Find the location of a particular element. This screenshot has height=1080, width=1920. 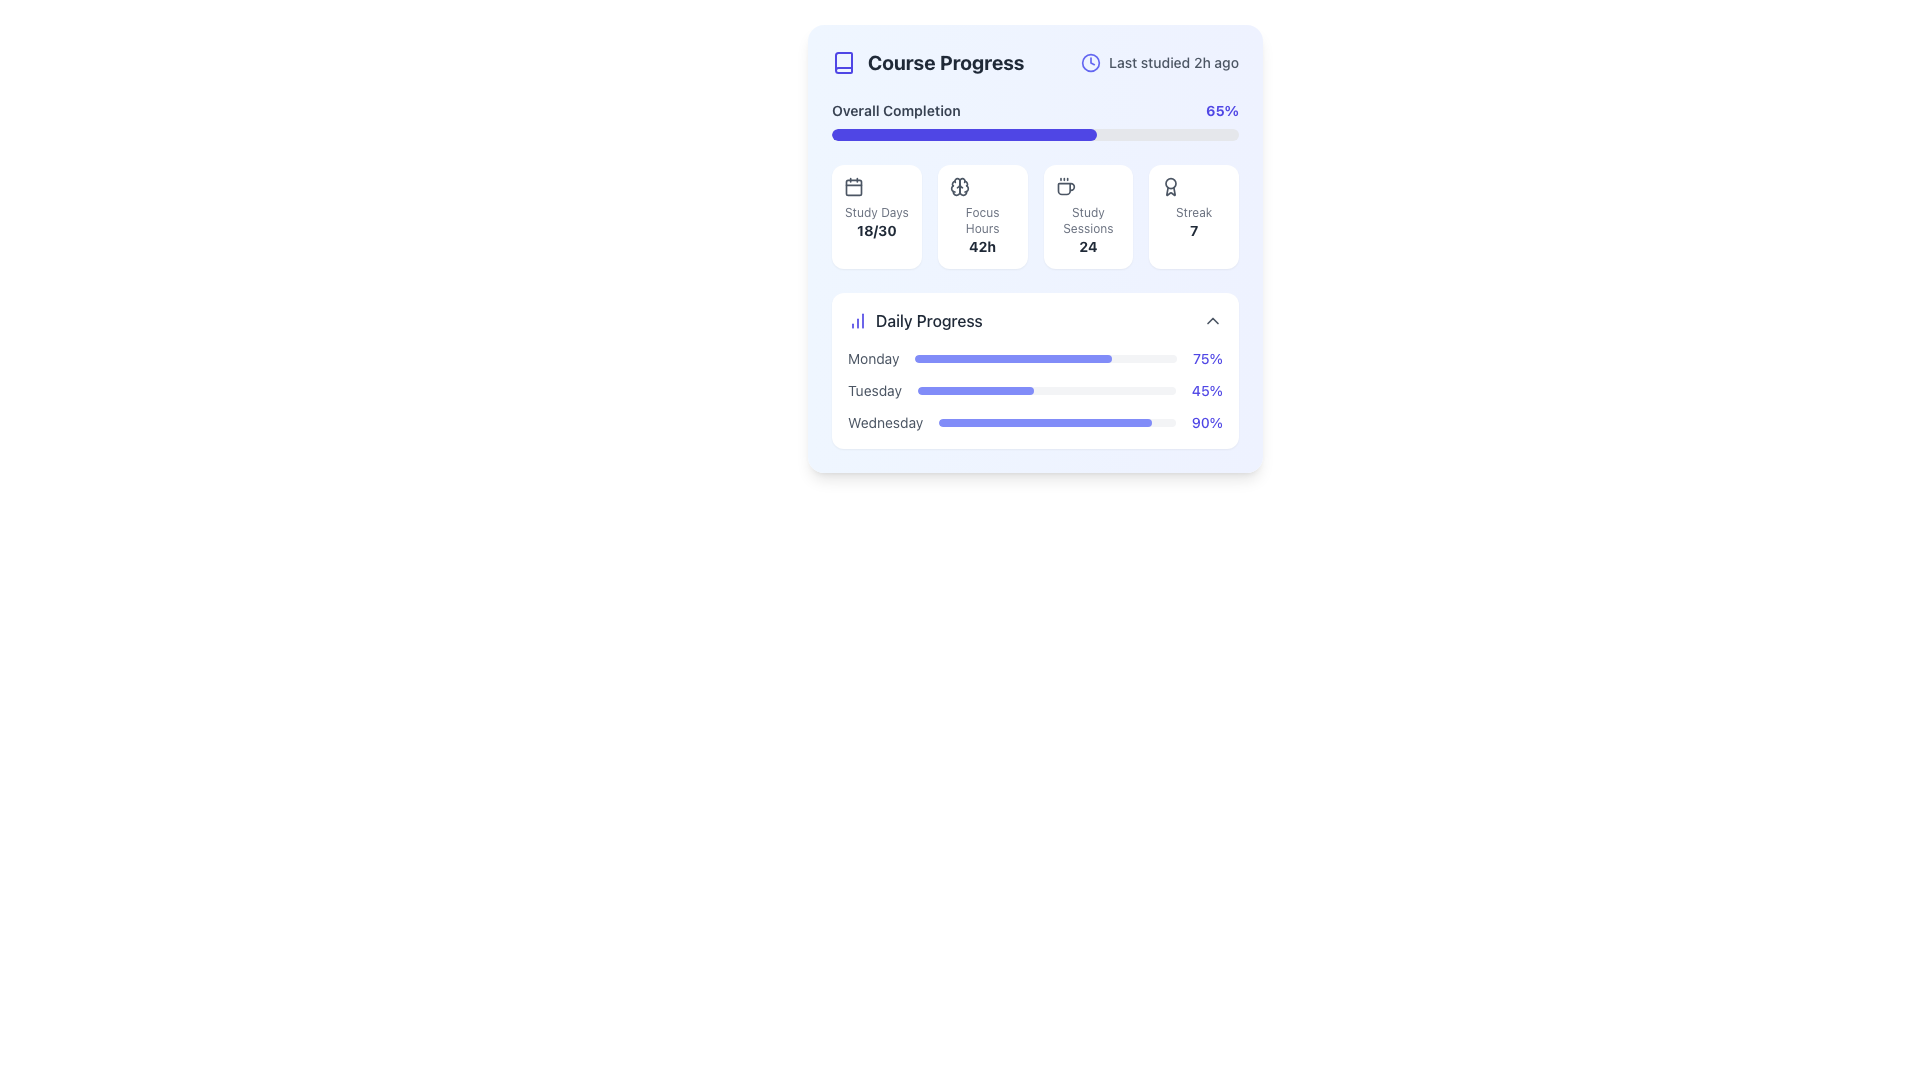

the visual decoration (circle within an icon) of the award badge located in the first row, fourth column of the summary cards on the dashboard is located at coordinates (1171, 183).